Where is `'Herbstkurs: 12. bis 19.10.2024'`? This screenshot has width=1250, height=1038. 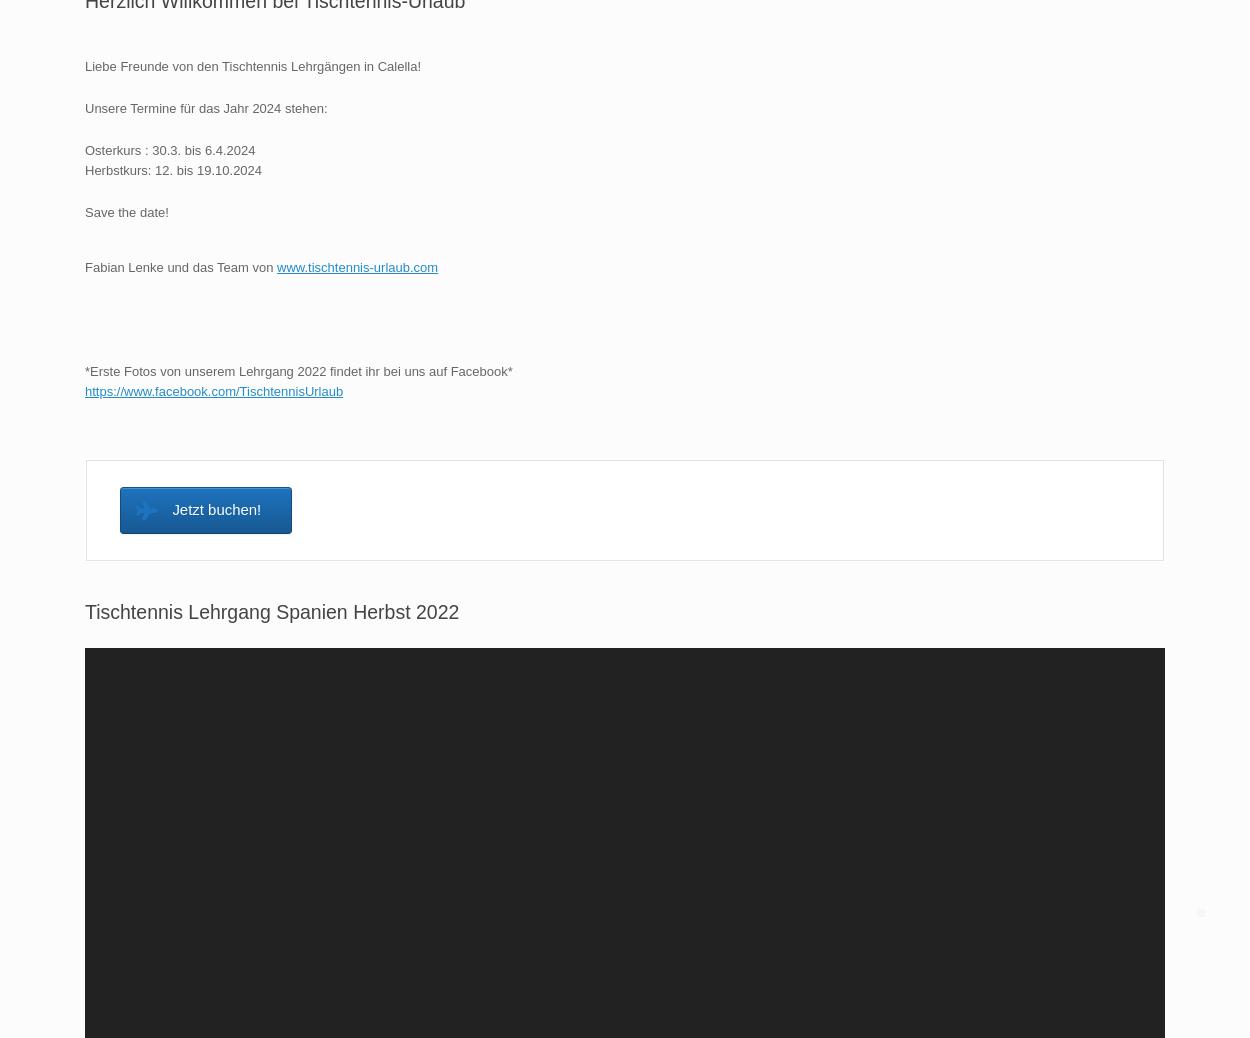
'Herbstkurs: 12. bis 19.10.2024' is located at coordinates (173, 169).